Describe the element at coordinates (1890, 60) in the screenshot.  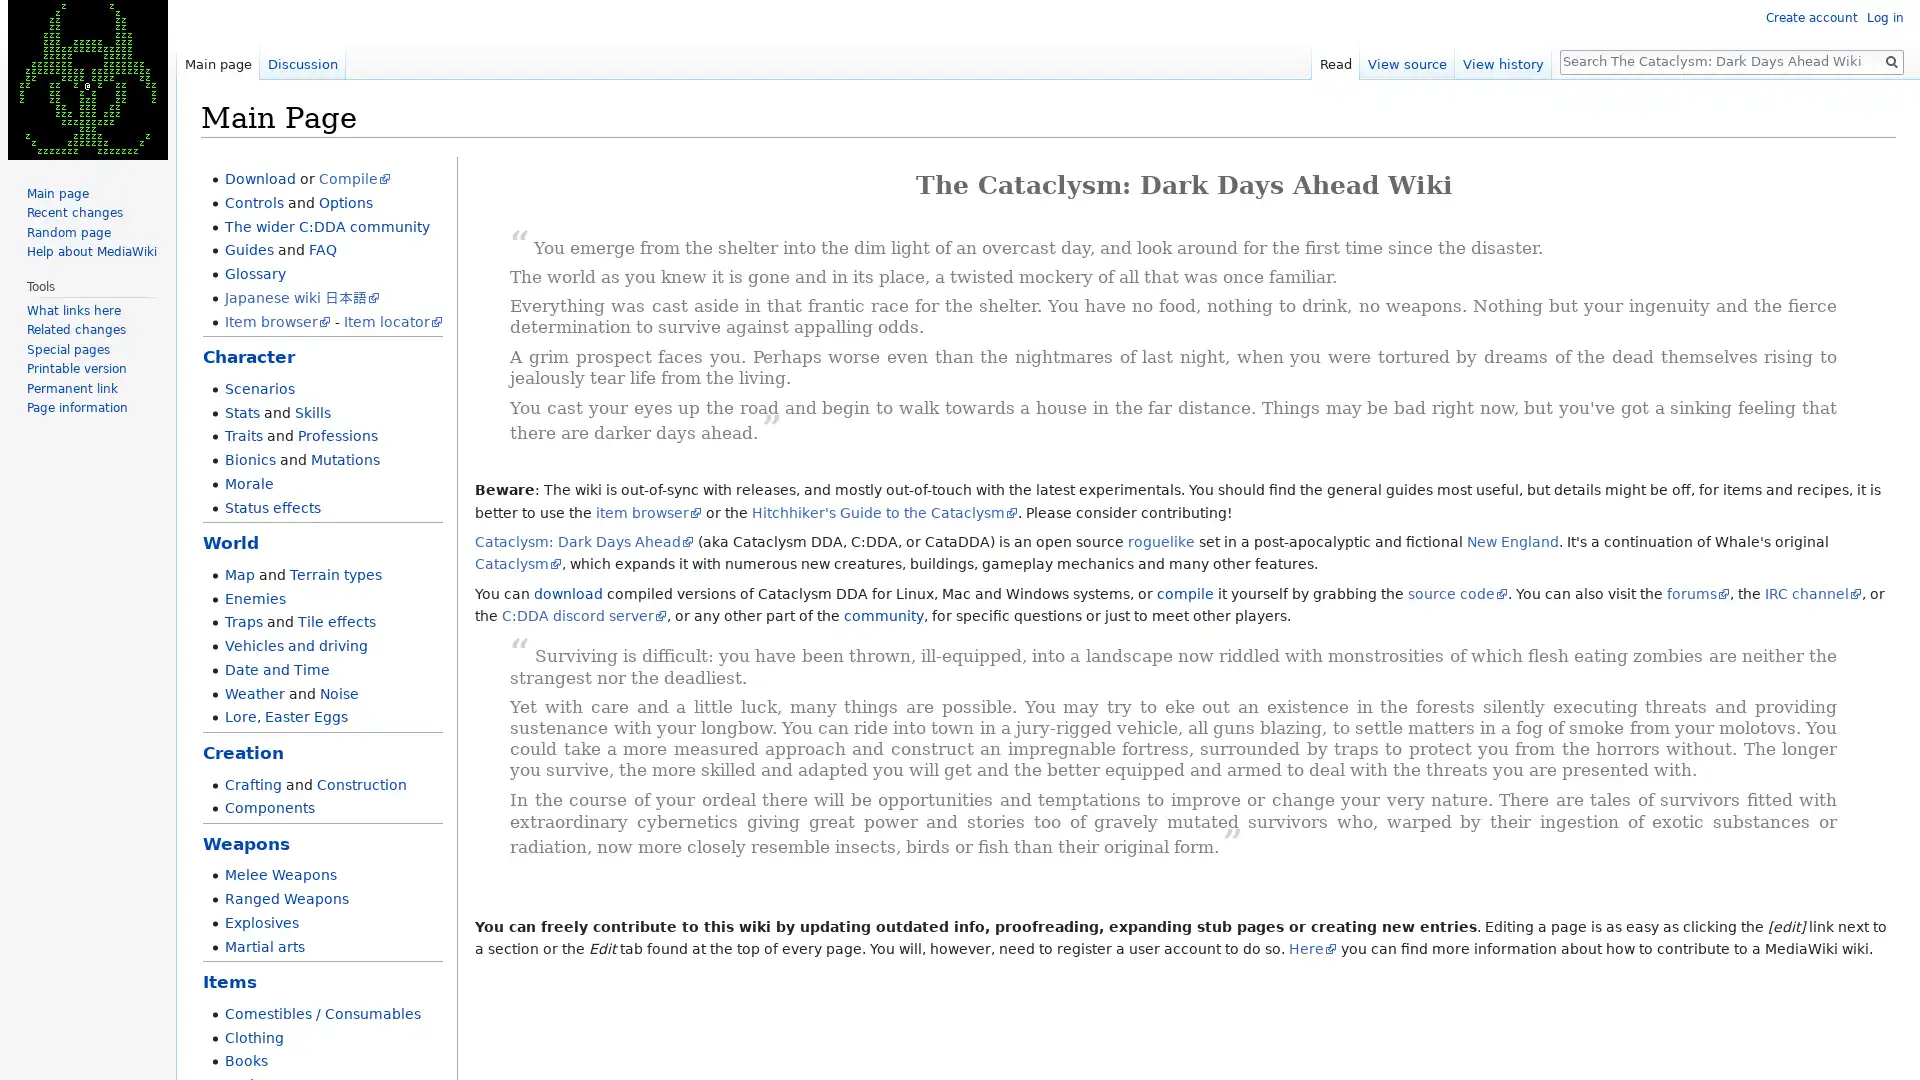
I see `Go` at that location.